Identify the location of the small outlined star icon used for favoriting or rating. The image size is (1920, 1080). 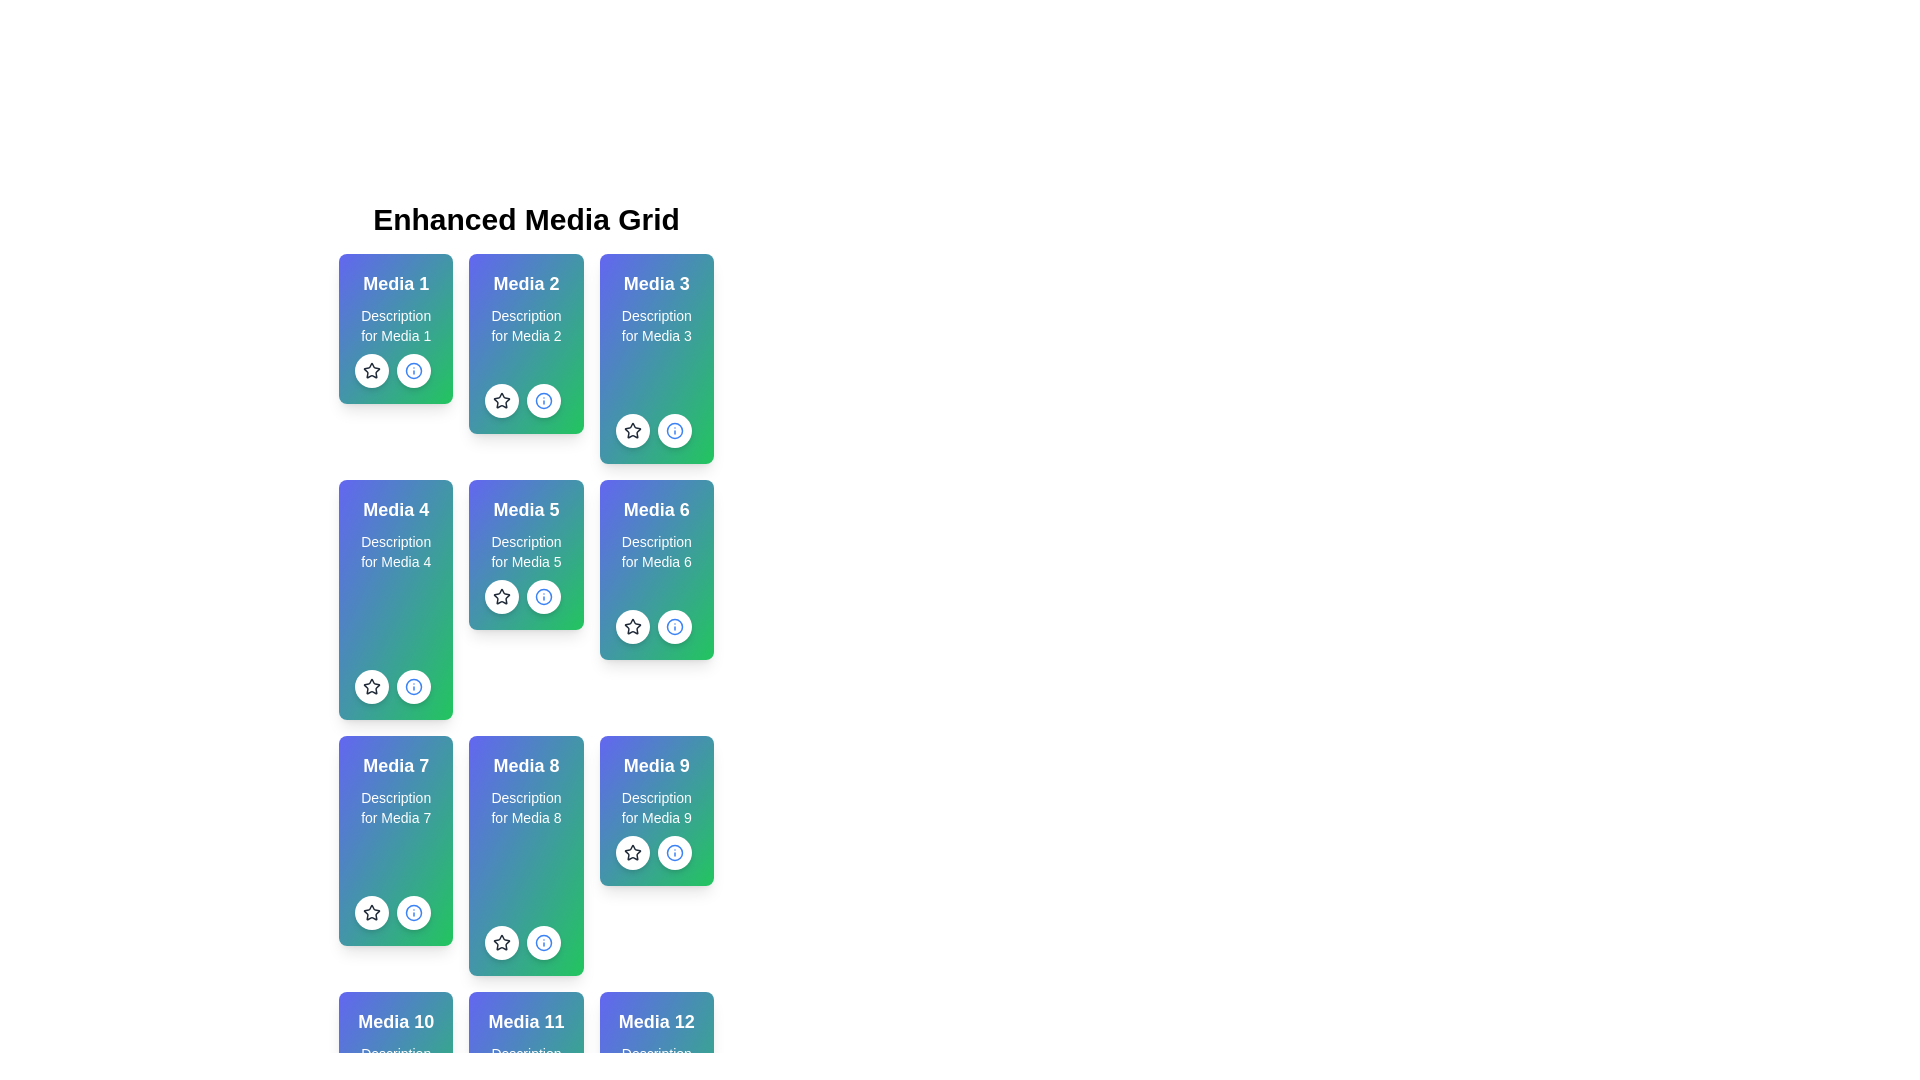
(631, 626).